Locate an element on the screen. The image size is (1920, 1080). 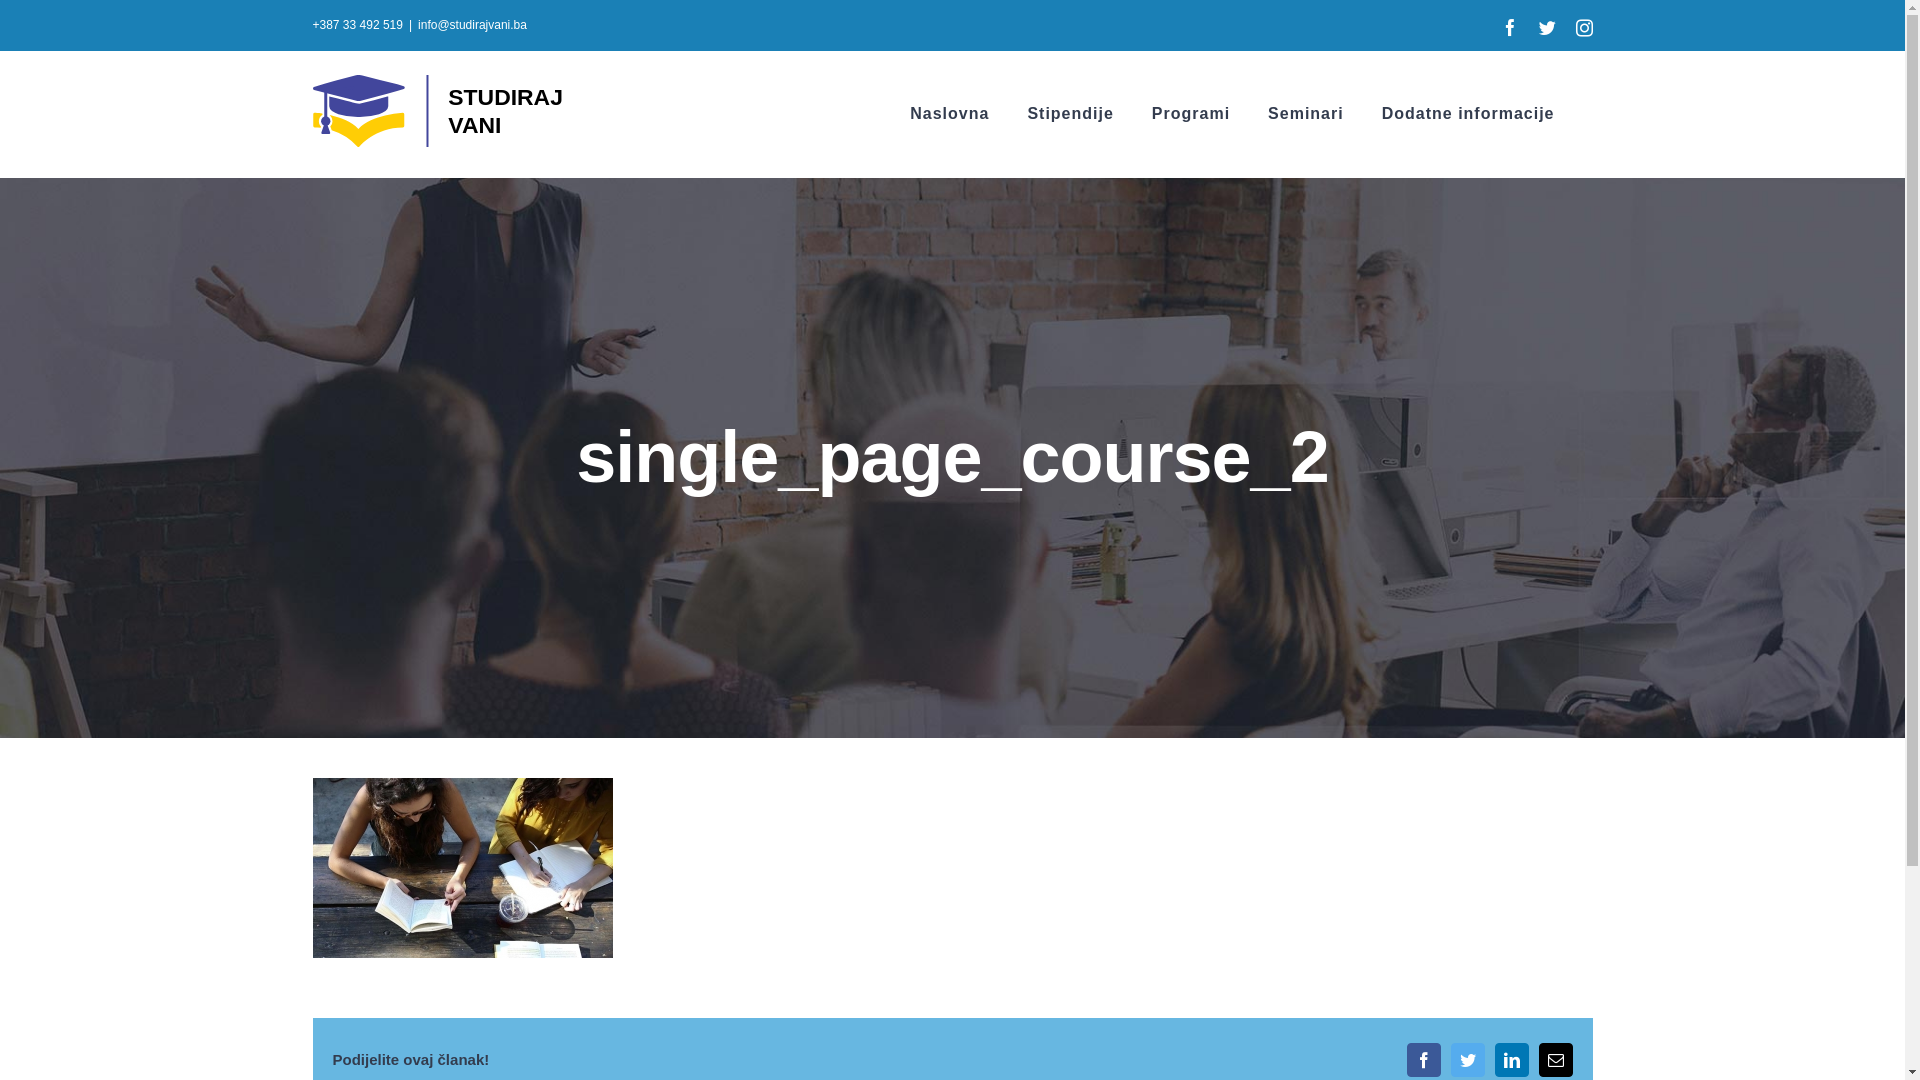
'Facebook' is located at coordinates (1405, 1059).